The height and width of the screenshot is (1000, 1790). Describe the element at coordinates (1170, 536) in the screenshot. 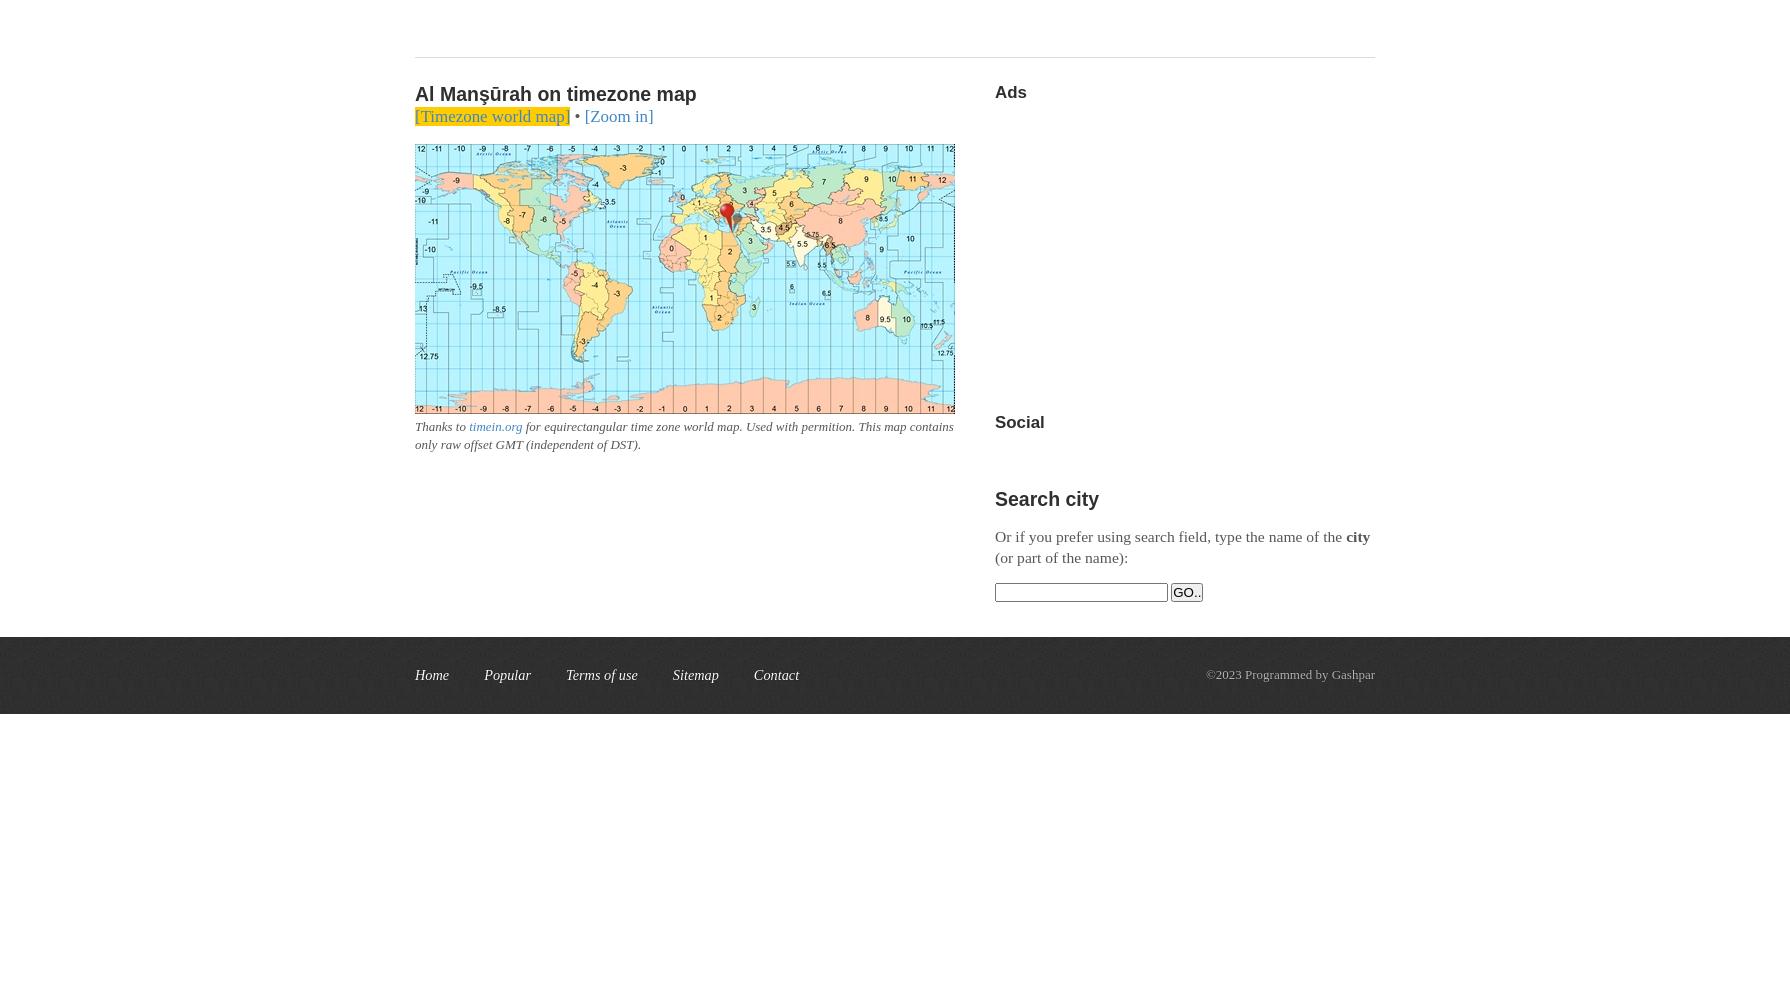

I see `'Or if you prefer using search field, type the name of the'` at that location.